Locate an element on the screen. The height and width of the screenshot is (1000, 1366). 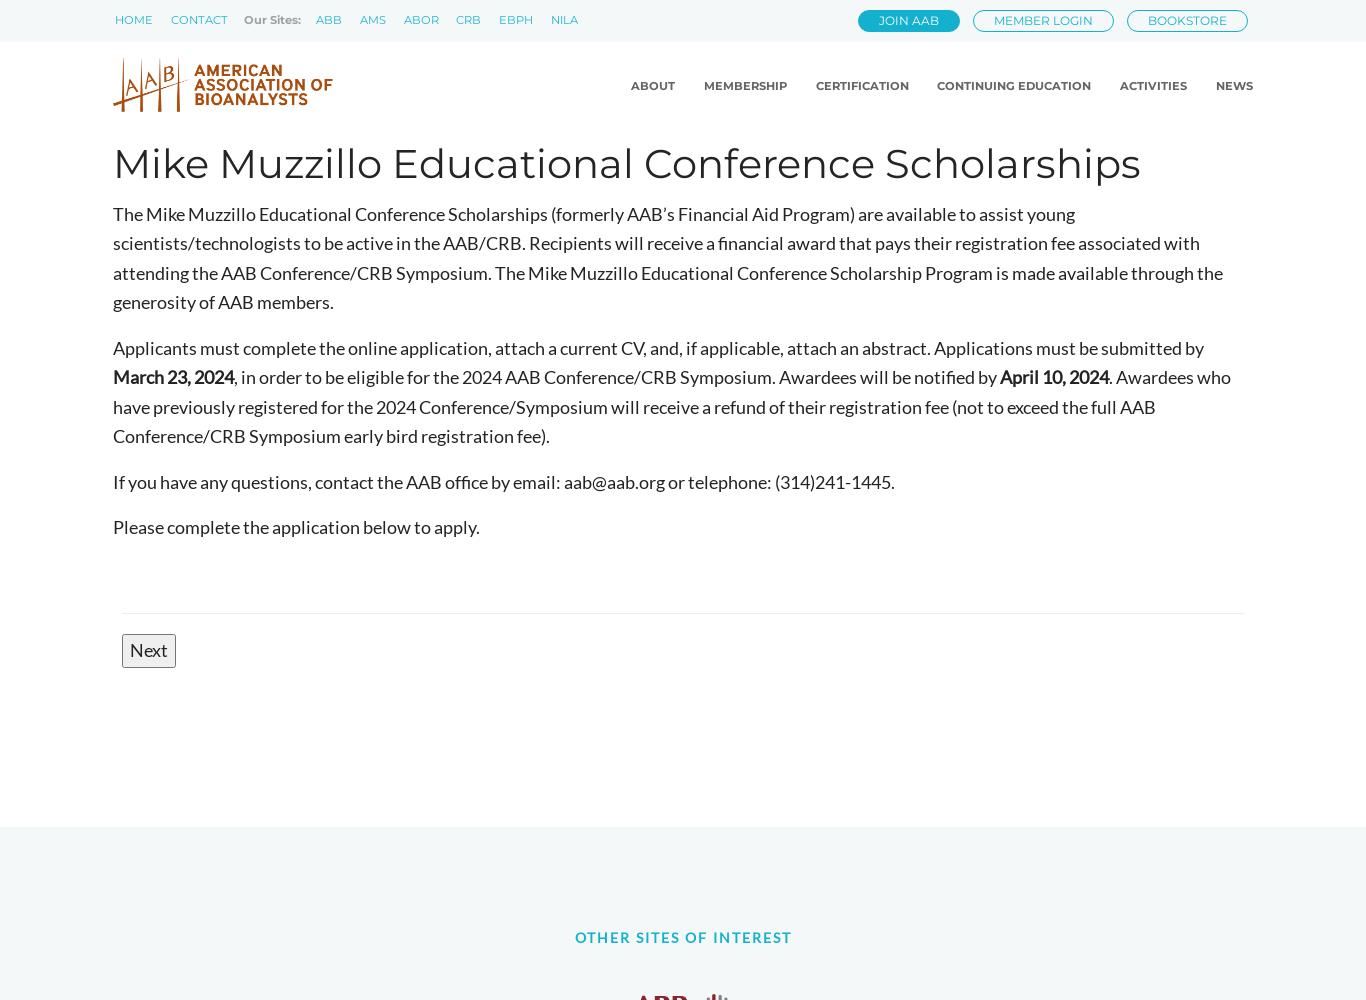
', in order to be eligible for the 2024 AAB Conference/CRB Symposium. Awardees will be notified by' is located at coordinates (616, 377).